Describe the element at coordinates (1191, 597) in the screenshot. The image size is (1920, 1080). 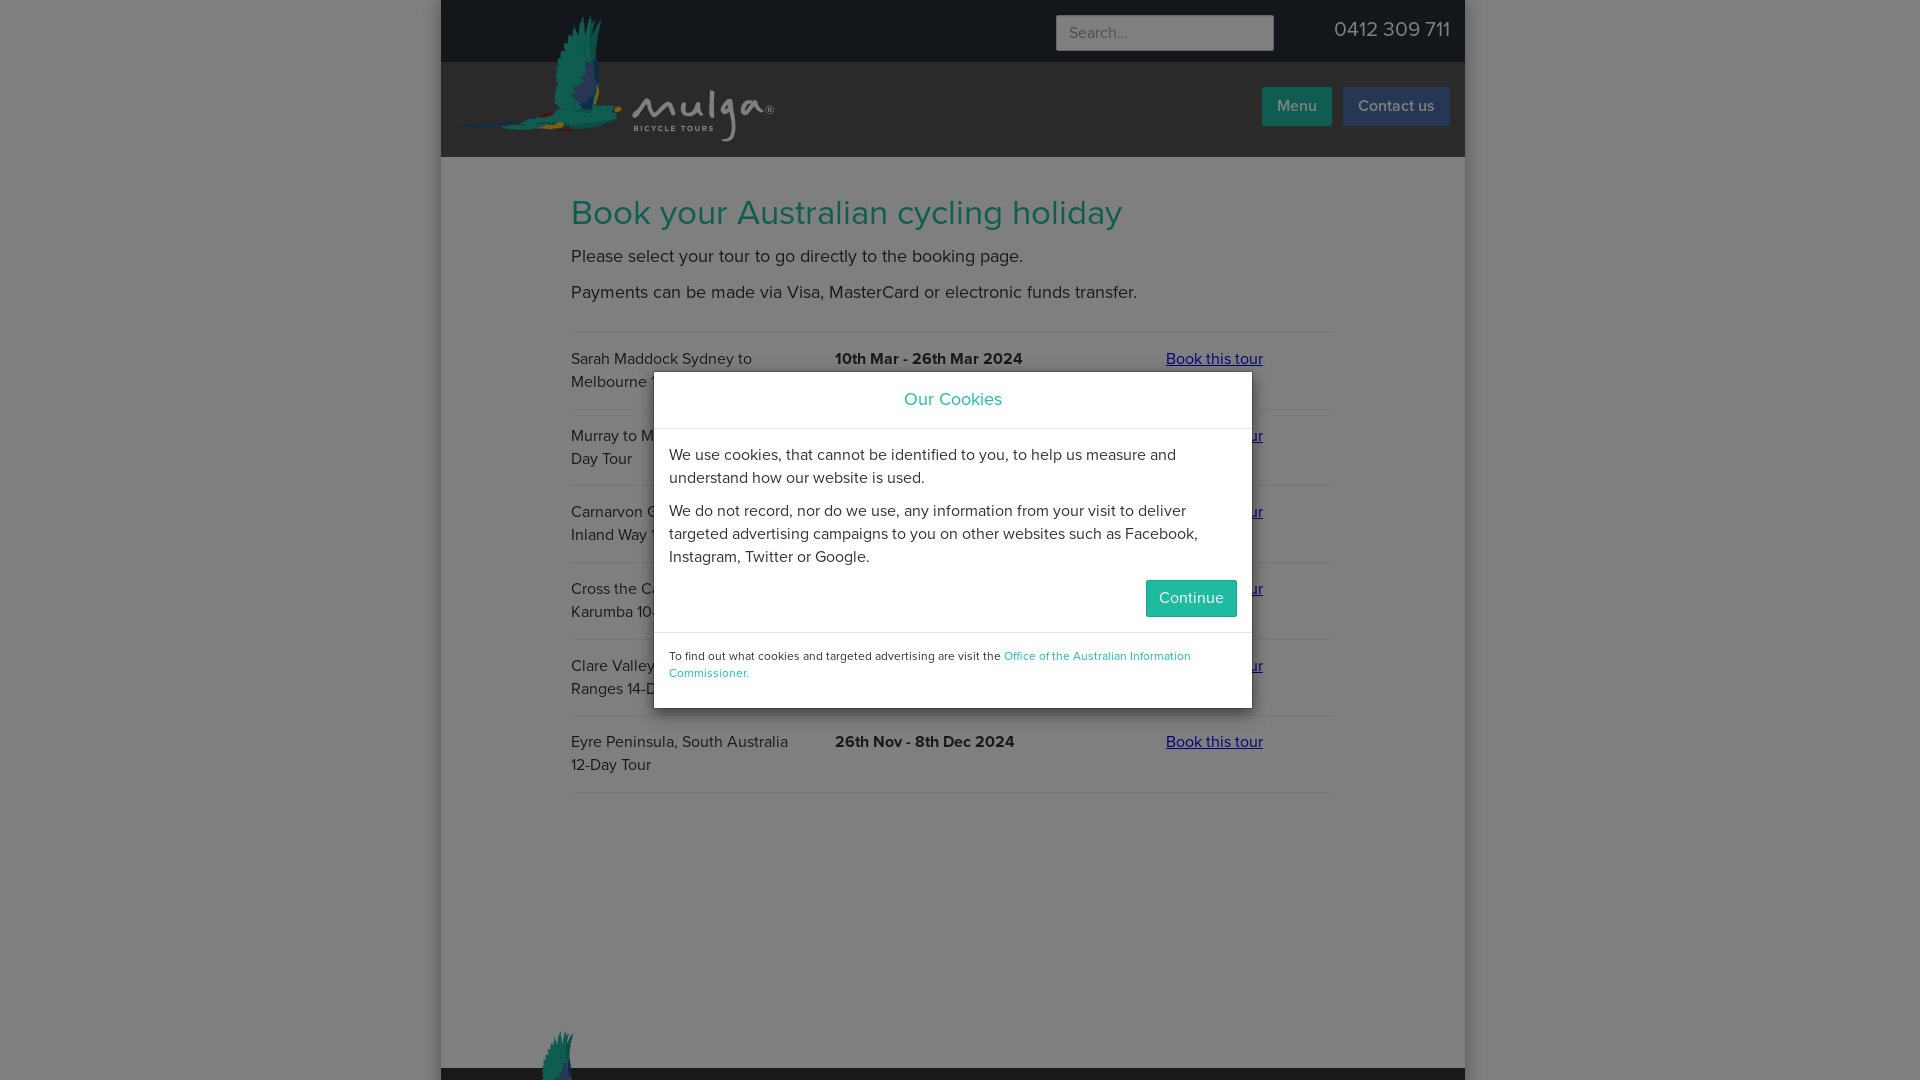
I see `'Continue'` at that location.